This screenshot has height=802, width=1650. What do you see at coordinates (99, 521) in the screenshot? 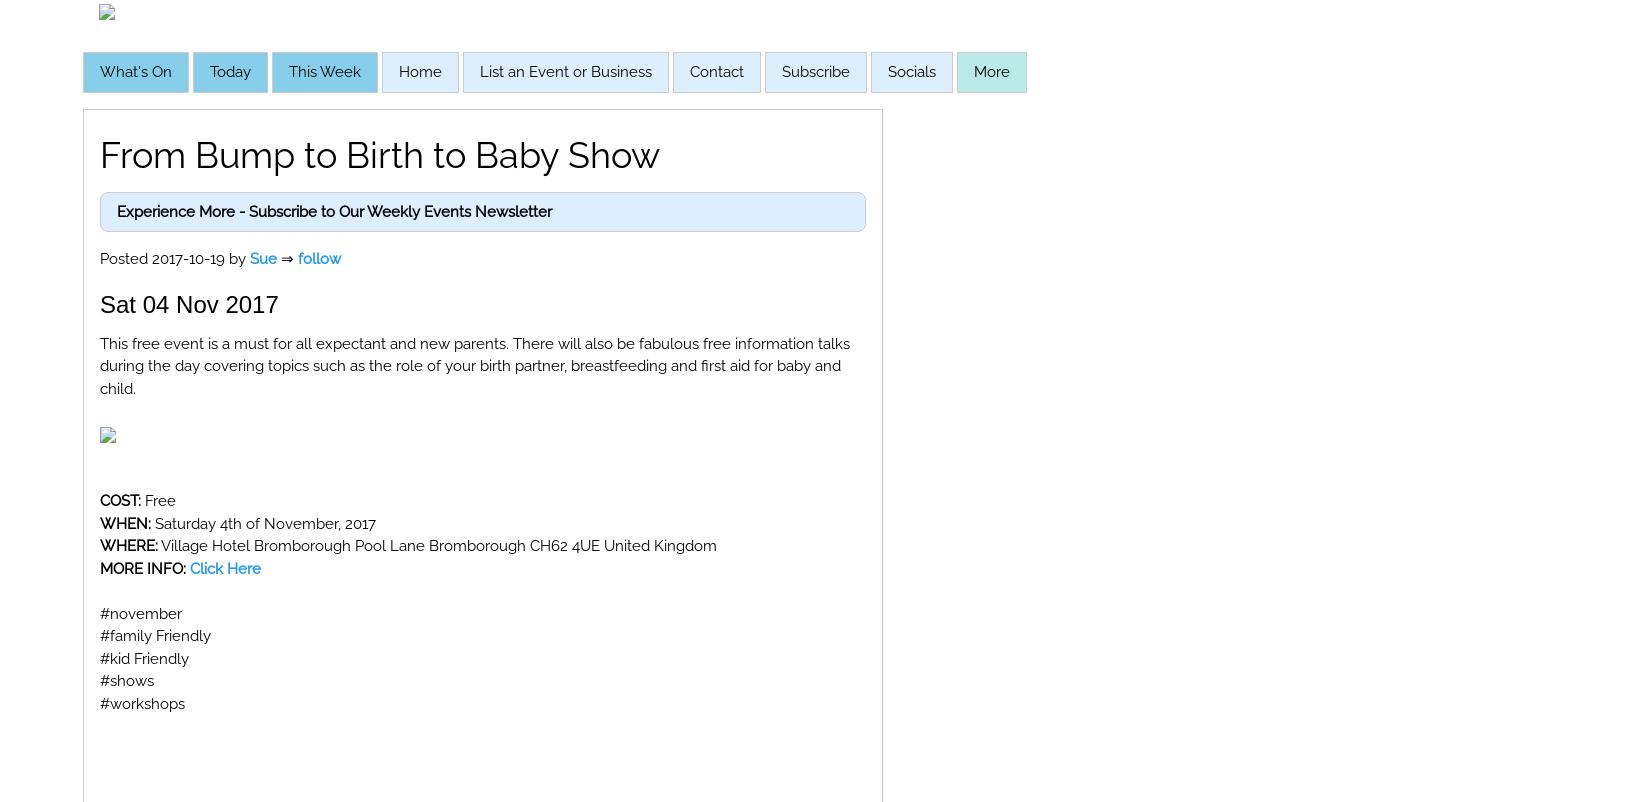
I see `'WHEN:'` at bounding box center [99, 521].